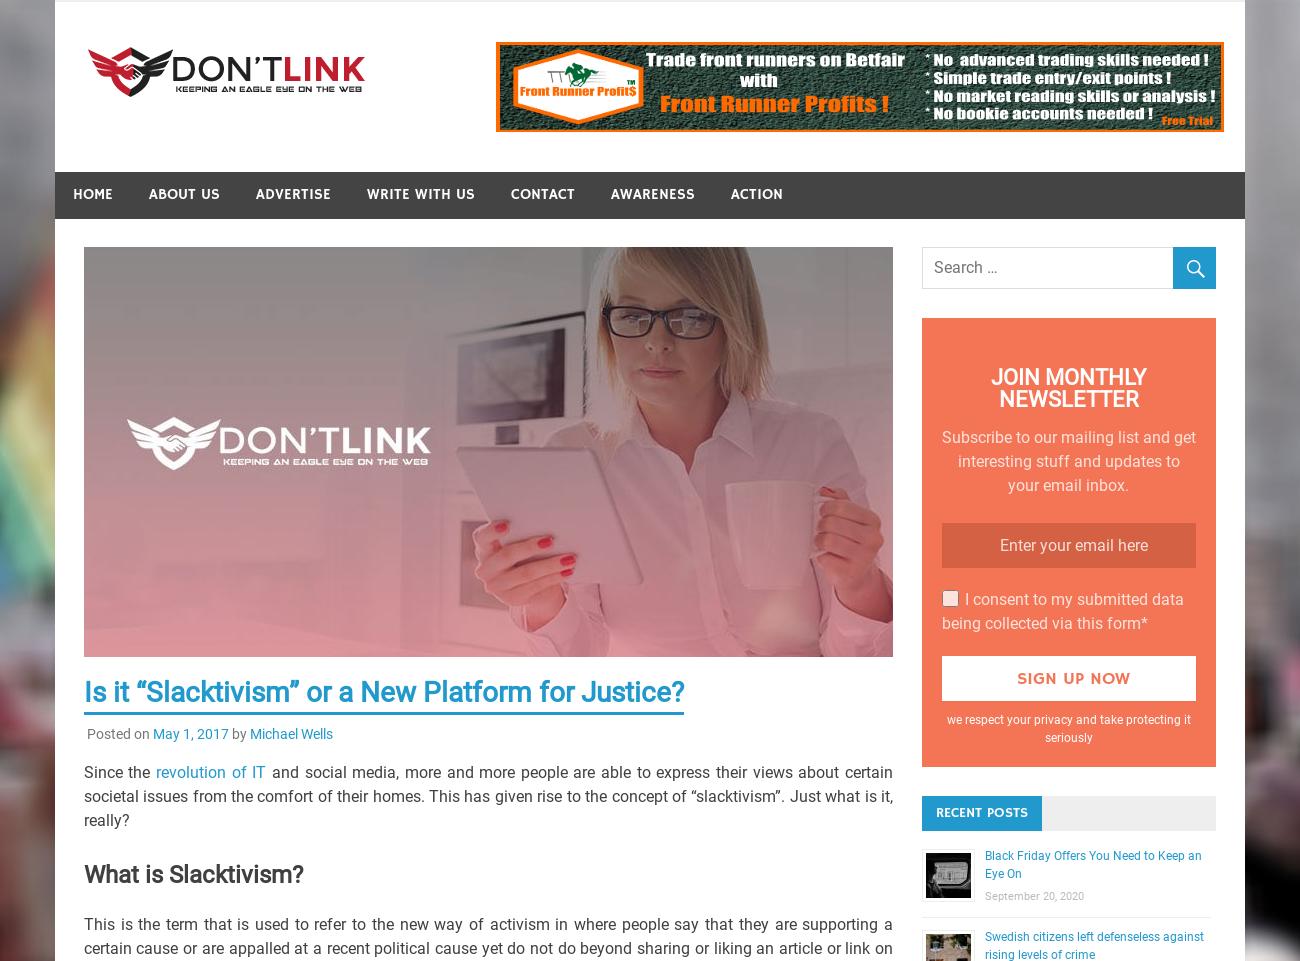  What do you see at coordinates (756, 194) in the screenshot?
I see `'Action'` at bounding box center [756, 194].